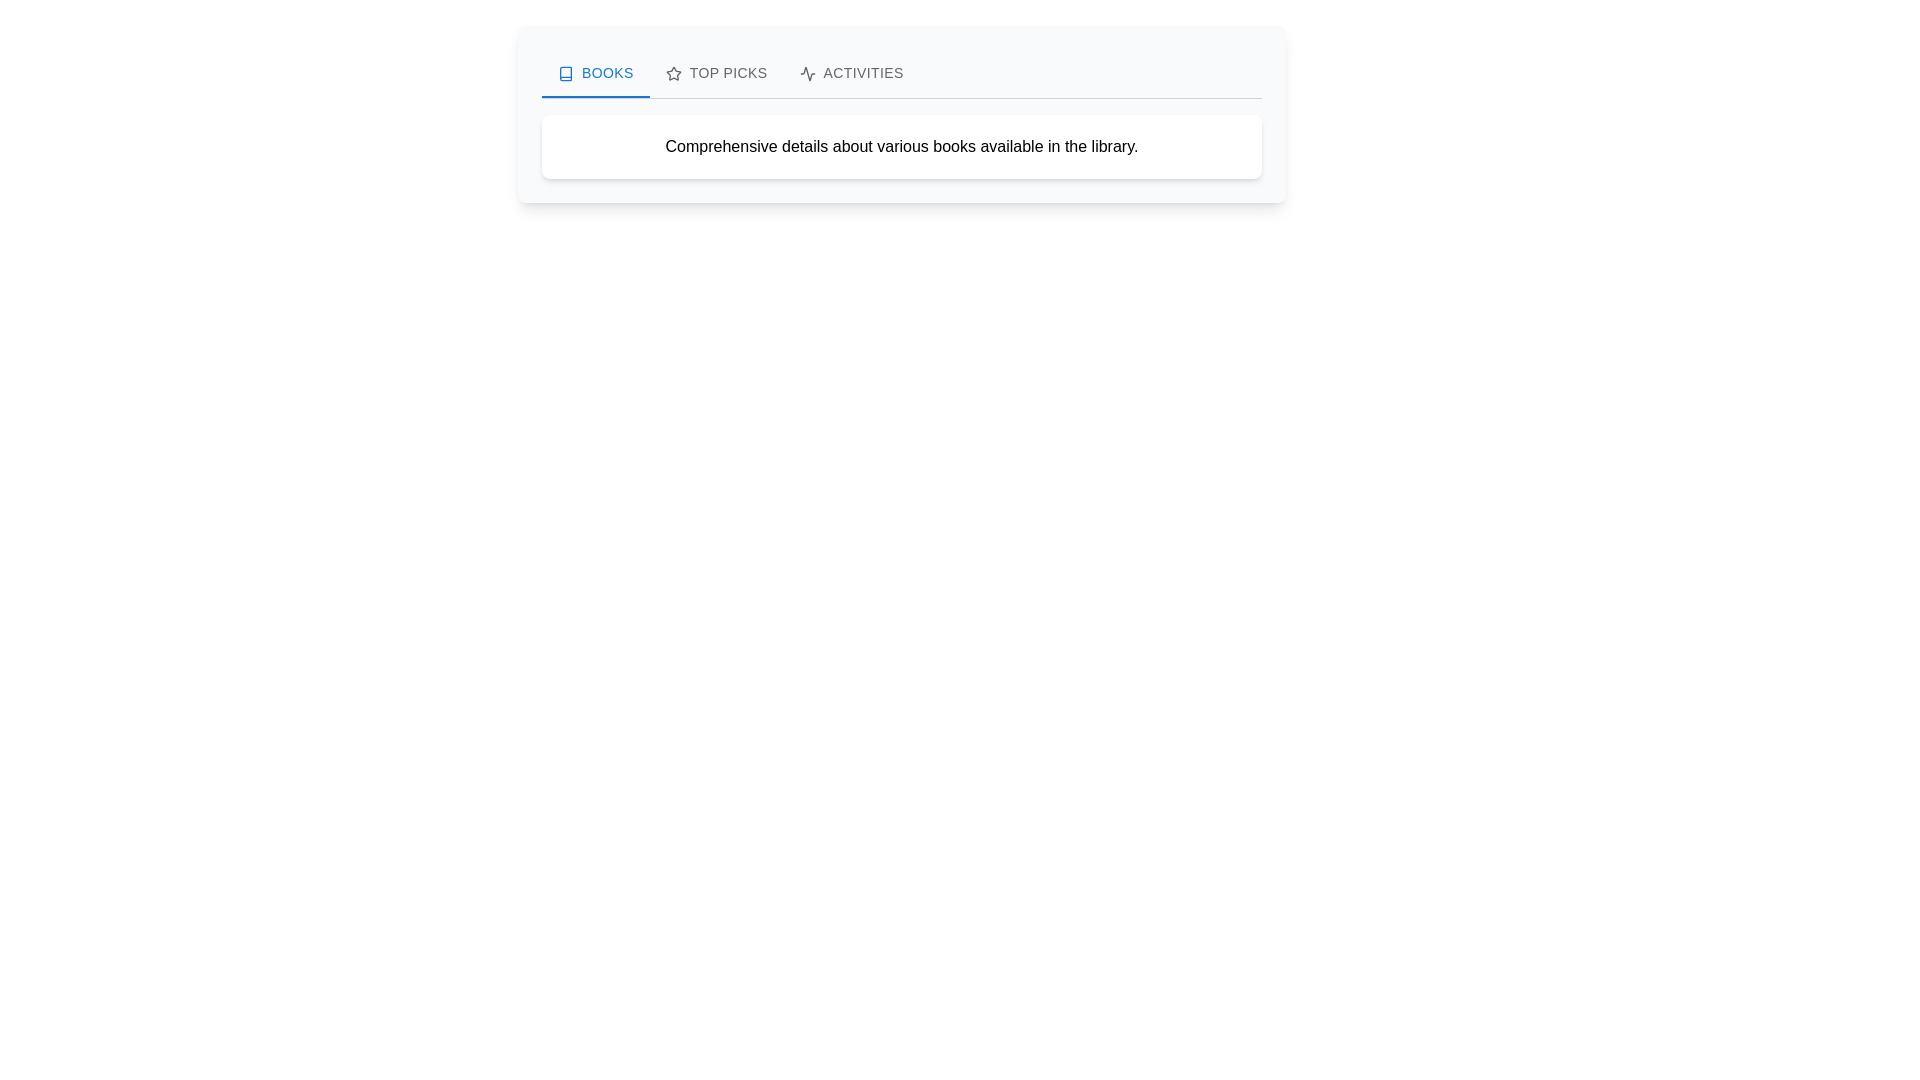 The image size is (1920, 1080). What do you see at coordinates (673, 72) in the screenshot?
I see `the star-shaped vector graphic that represents the 'TOP PICKS' tab in the navigation area to facilitate navigation` at bounding box center [673, 72].